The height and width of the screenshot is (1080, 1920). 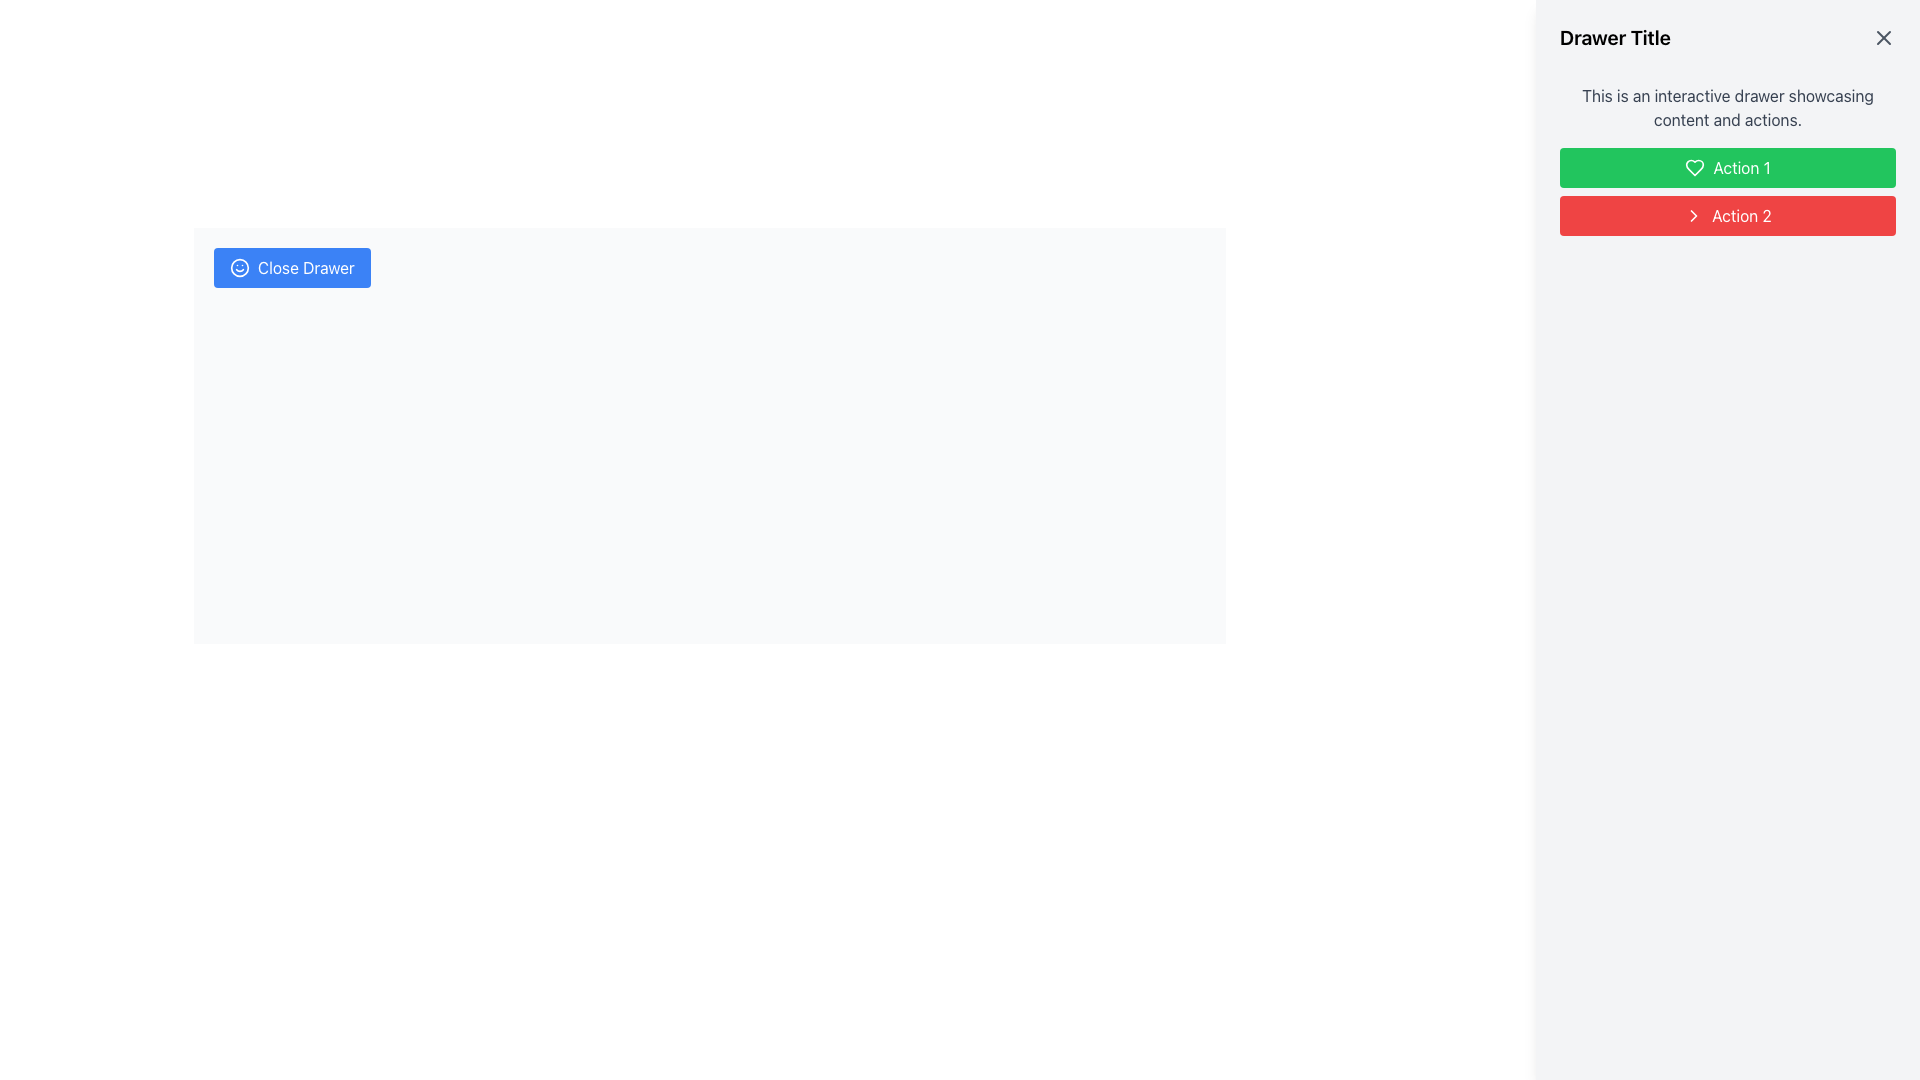 I want to click on the SVG Icon located inside the 'Action 2' button, positioned near its right side in the top-right corner of the interface, so click(x=1693, y=216).